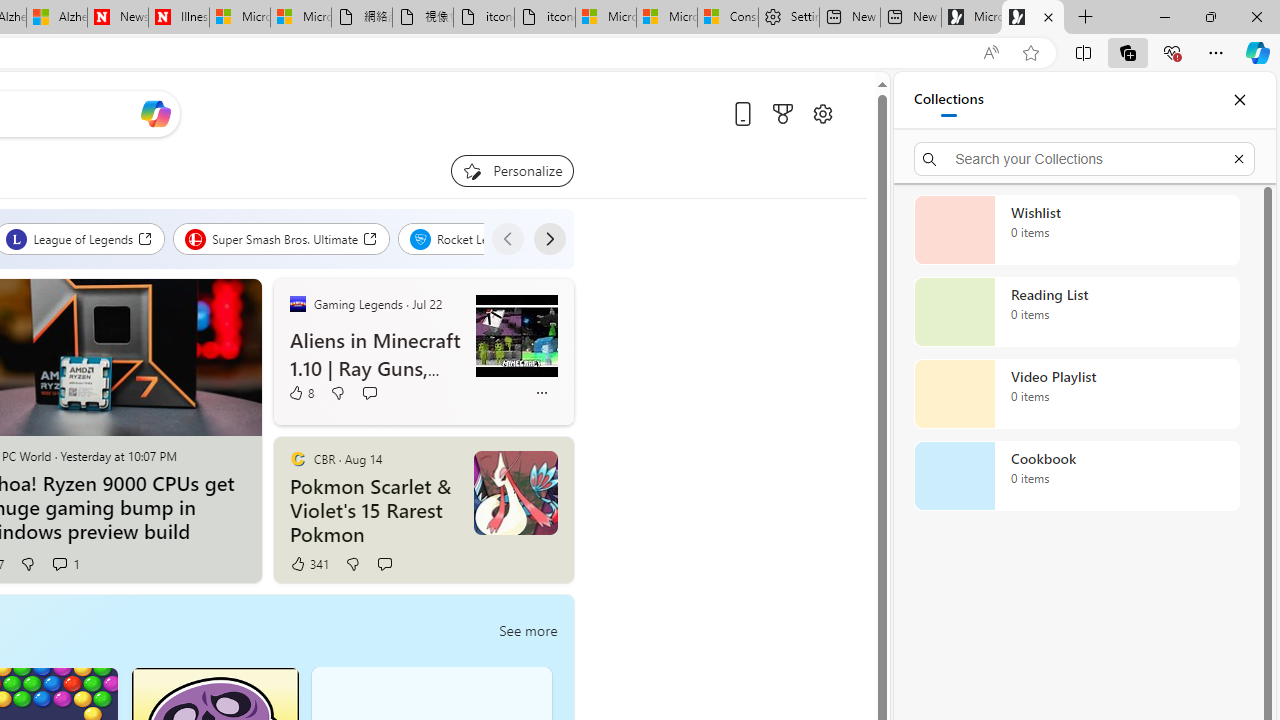  What do you see at coordinates (1083, 158) in the screenshot?
I see `'Search your Collections'` at bounding box center [1083, 158].